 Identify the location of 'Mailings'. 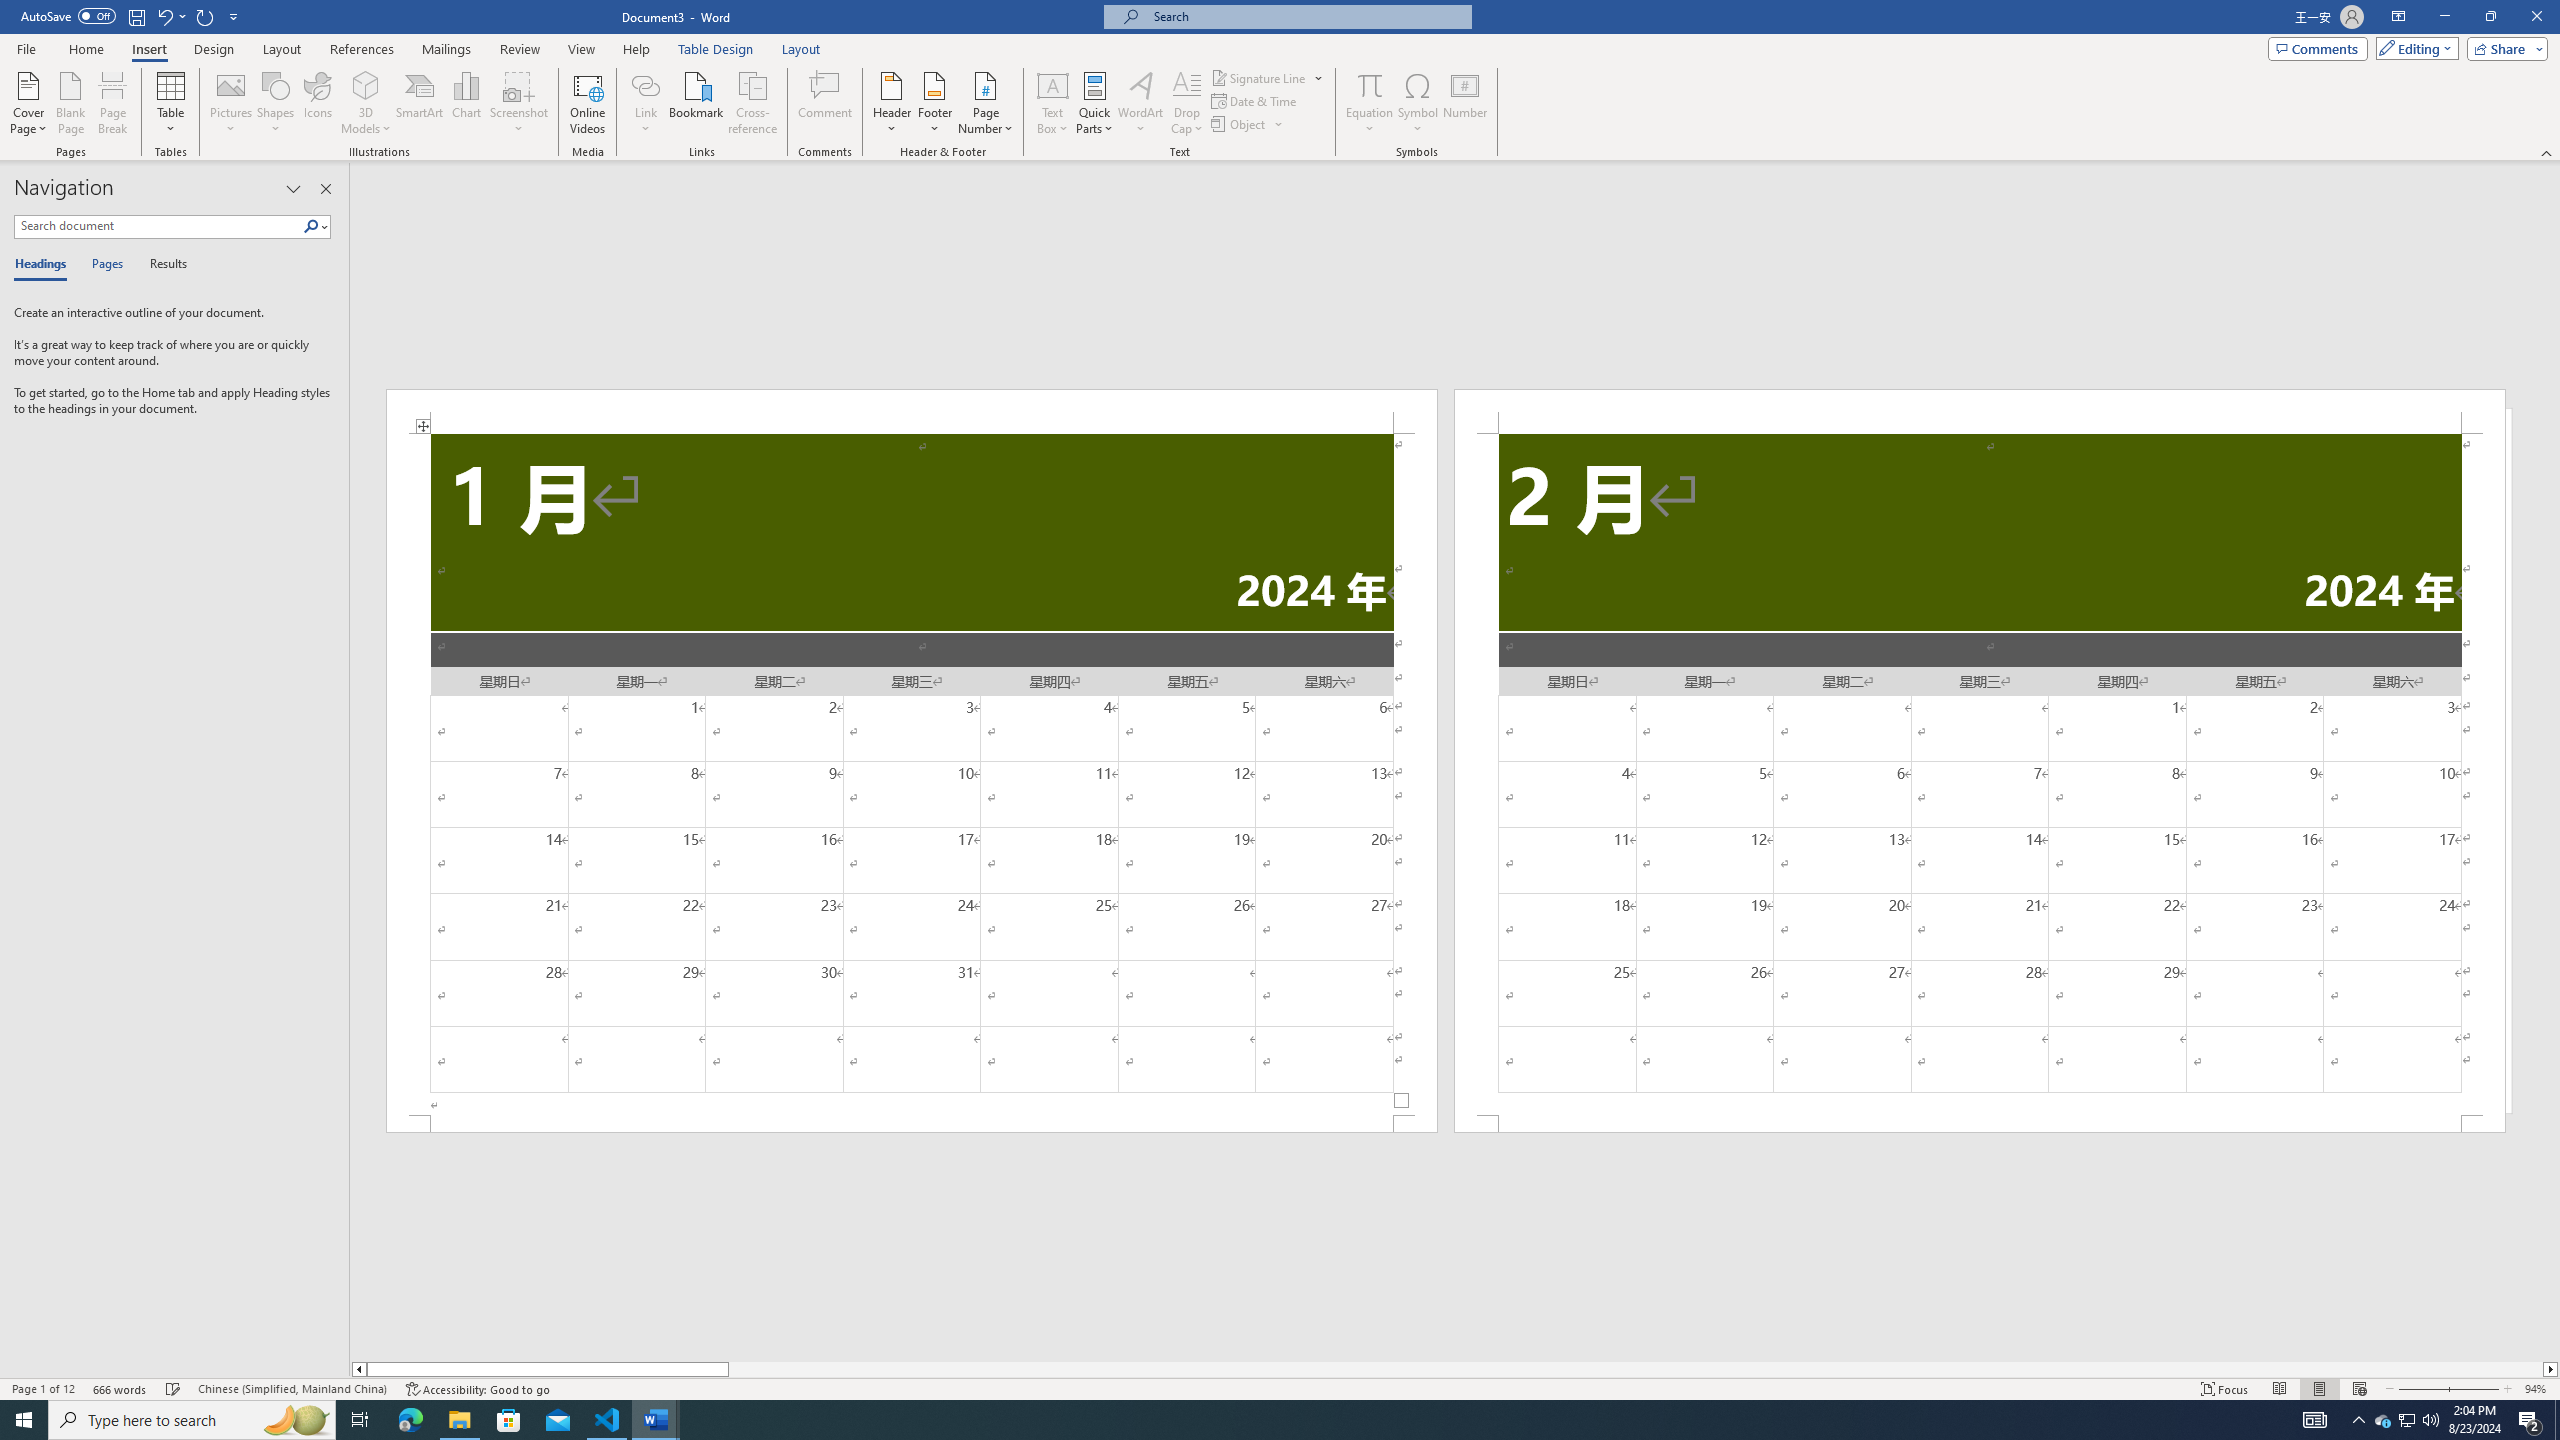
(445, 49).